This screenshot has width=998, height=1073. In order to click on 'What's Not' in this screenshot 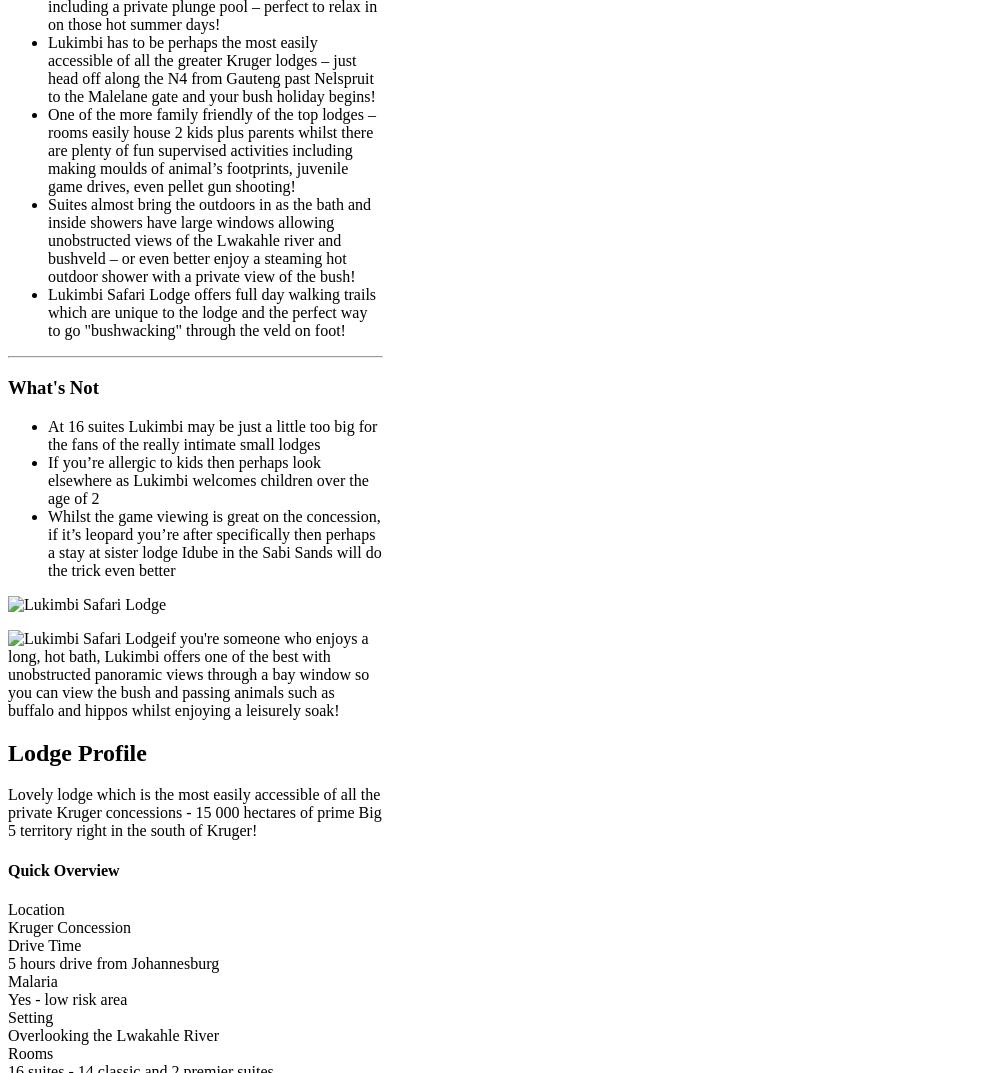, I will do `click(7, 385)`.